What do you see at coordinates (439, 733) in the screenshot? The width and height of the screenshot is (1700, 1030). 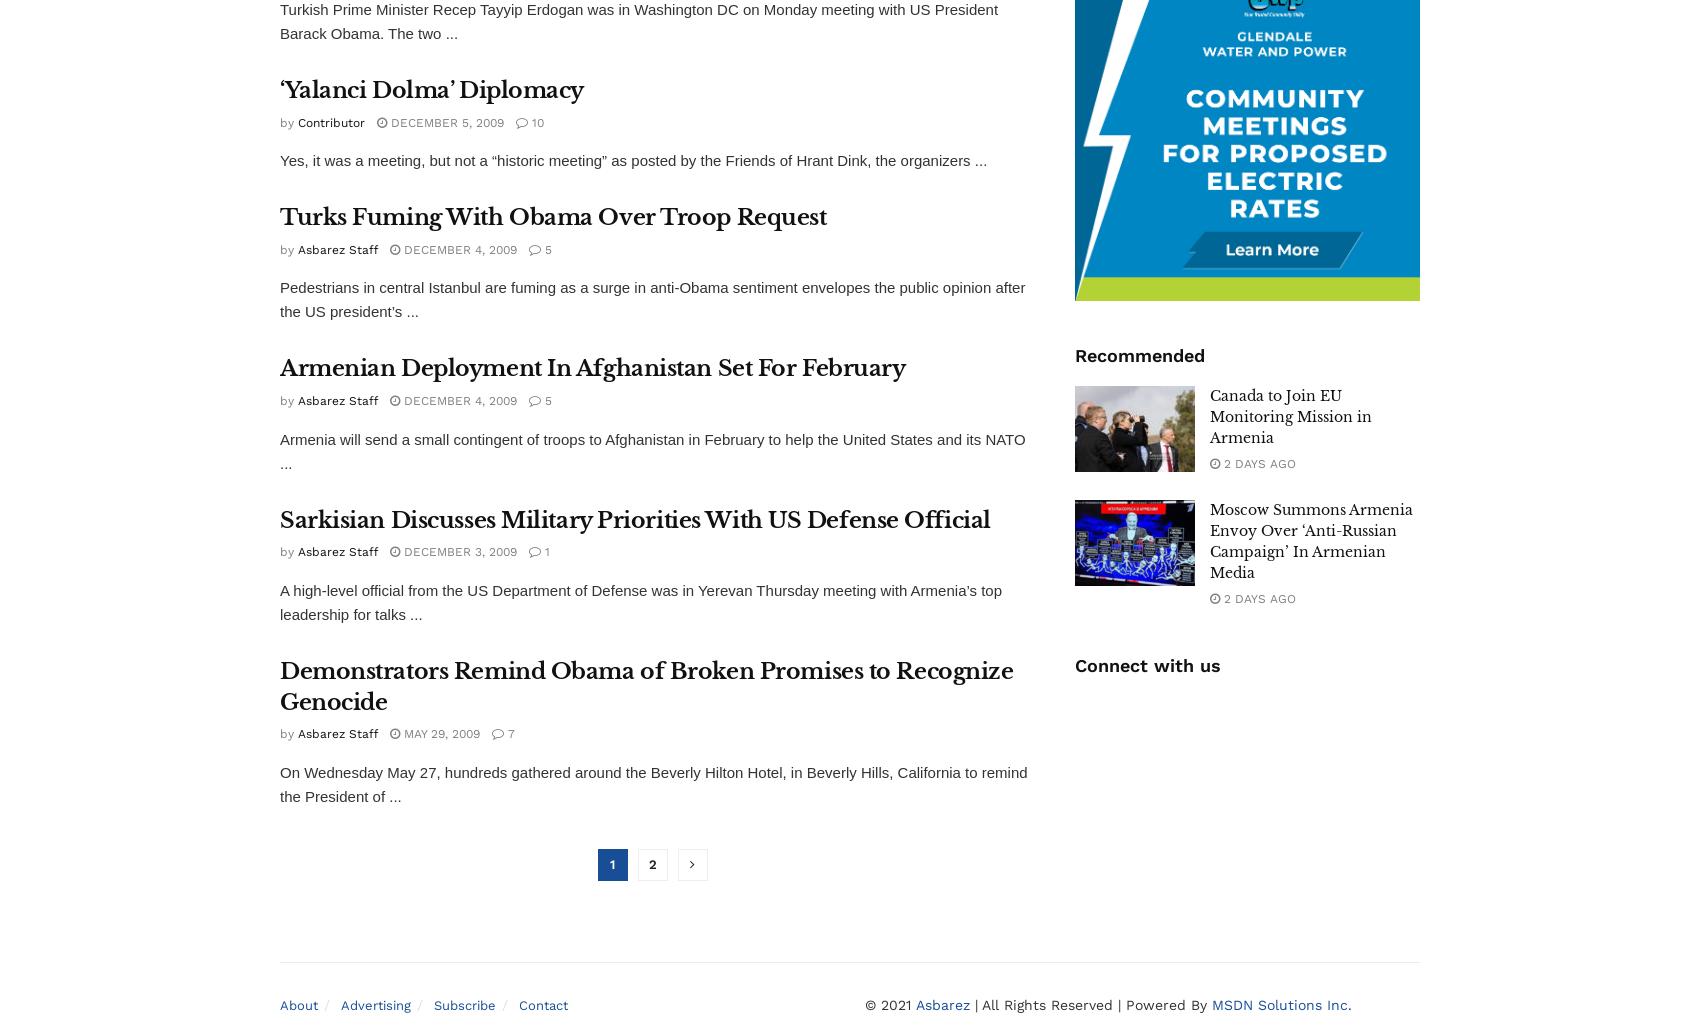 I see `'May 29, 2009'` at bounding box center [439, 733].